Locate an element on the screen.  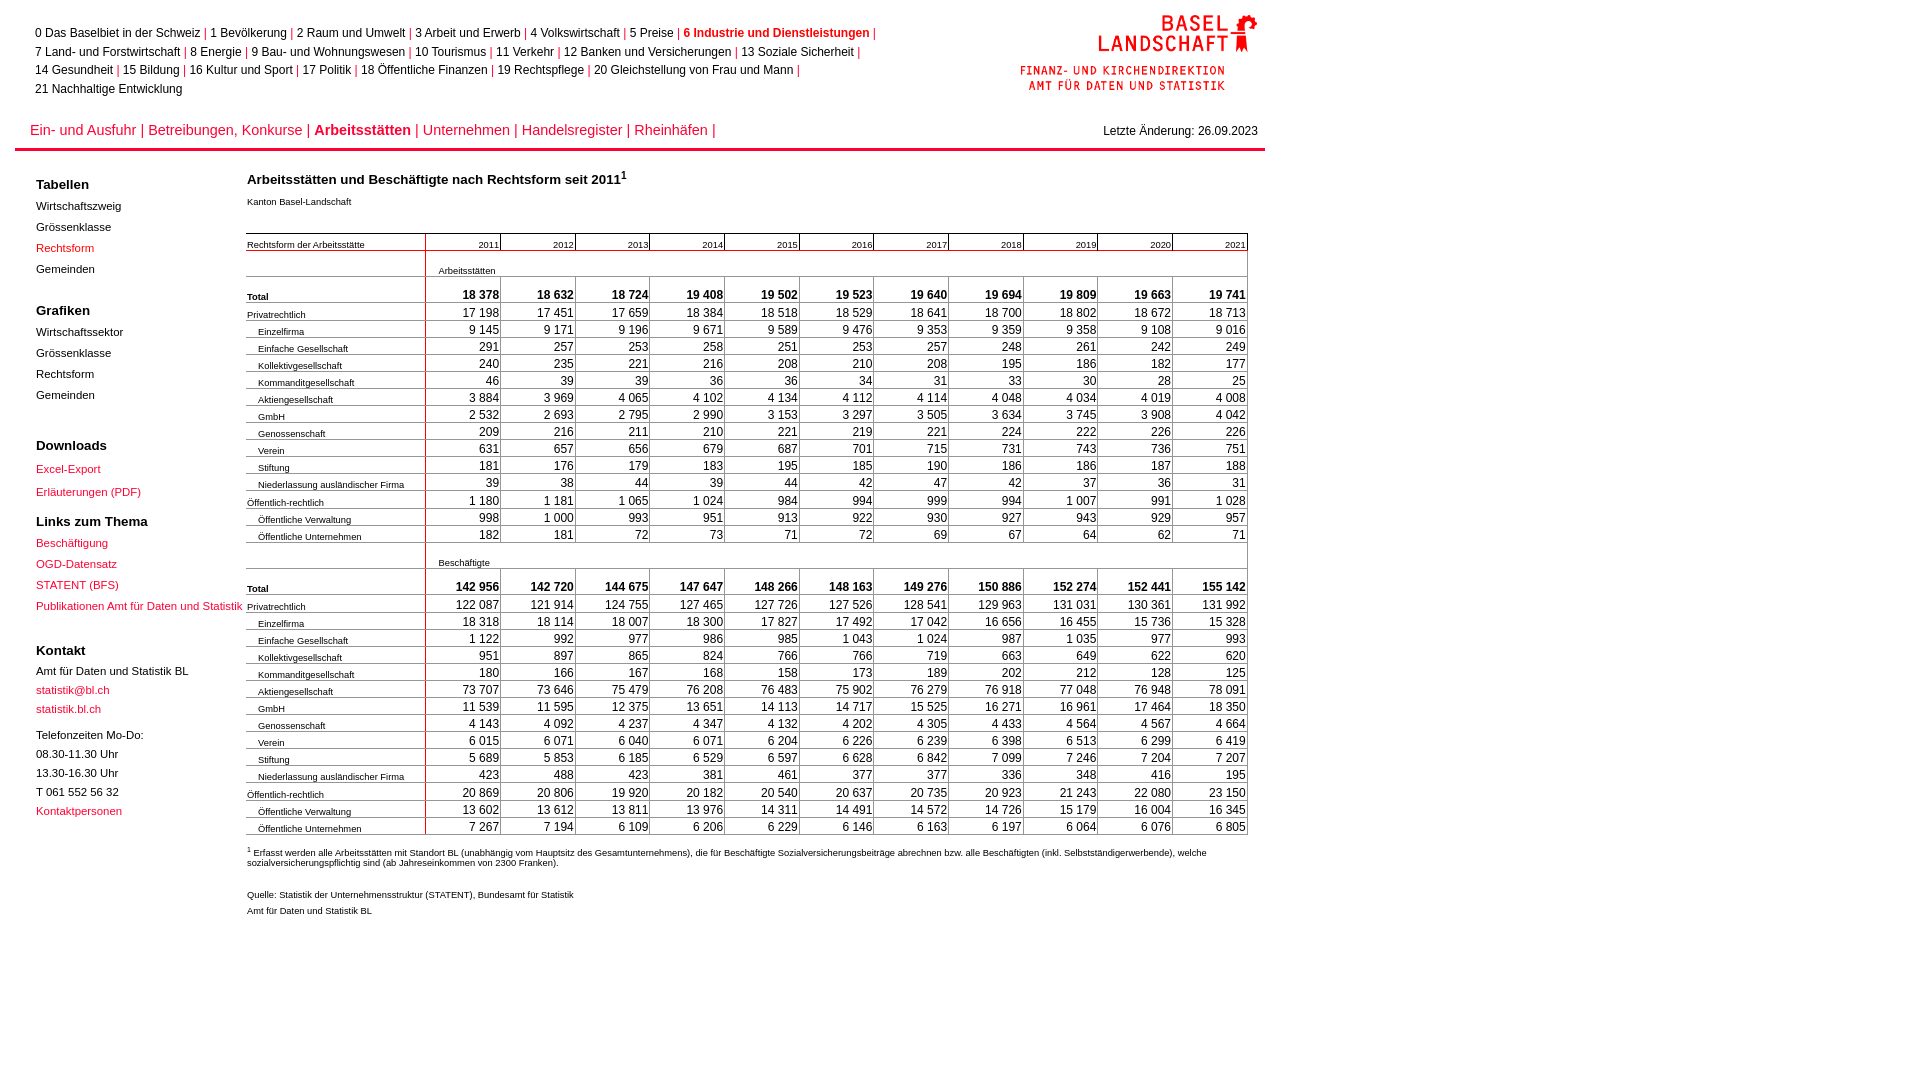
'17 Politik' is located at coordinates (327, 68).